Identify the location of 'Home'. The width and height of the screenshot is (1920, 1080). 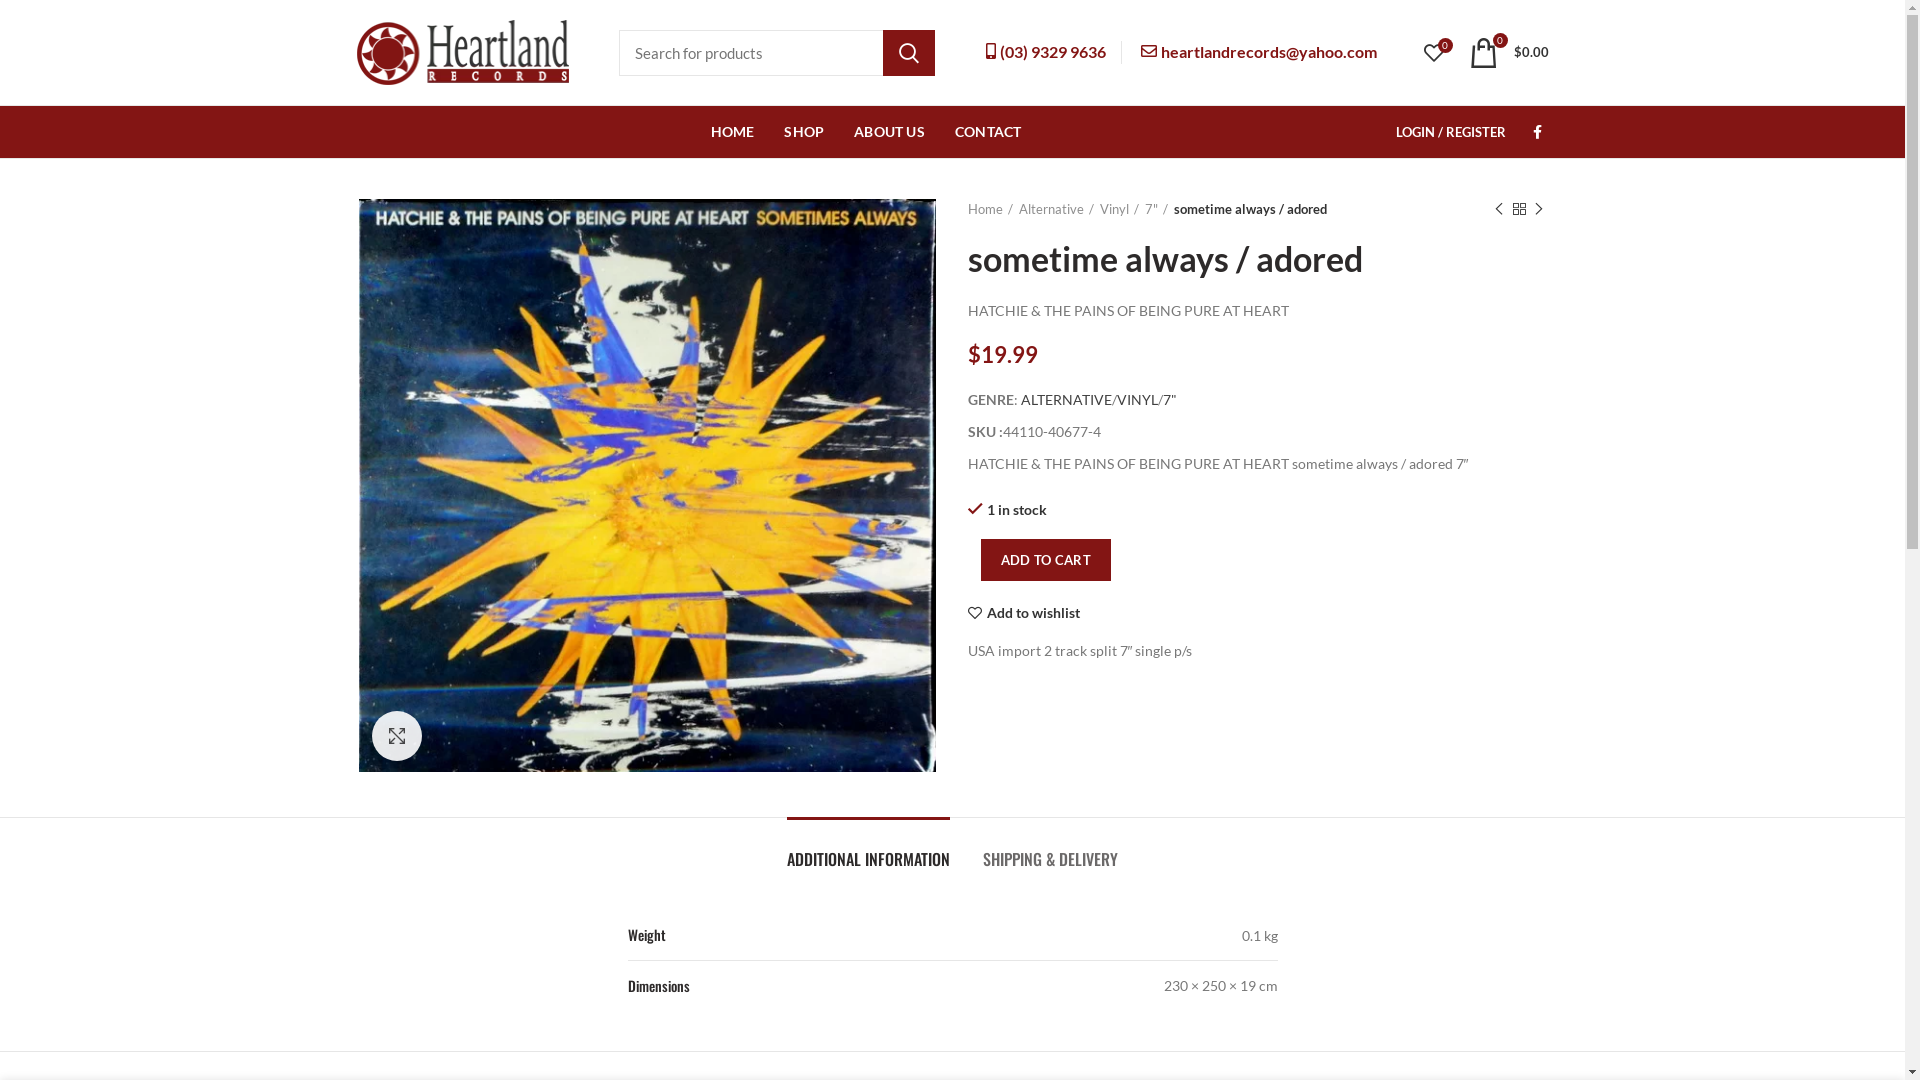
(968, 208).